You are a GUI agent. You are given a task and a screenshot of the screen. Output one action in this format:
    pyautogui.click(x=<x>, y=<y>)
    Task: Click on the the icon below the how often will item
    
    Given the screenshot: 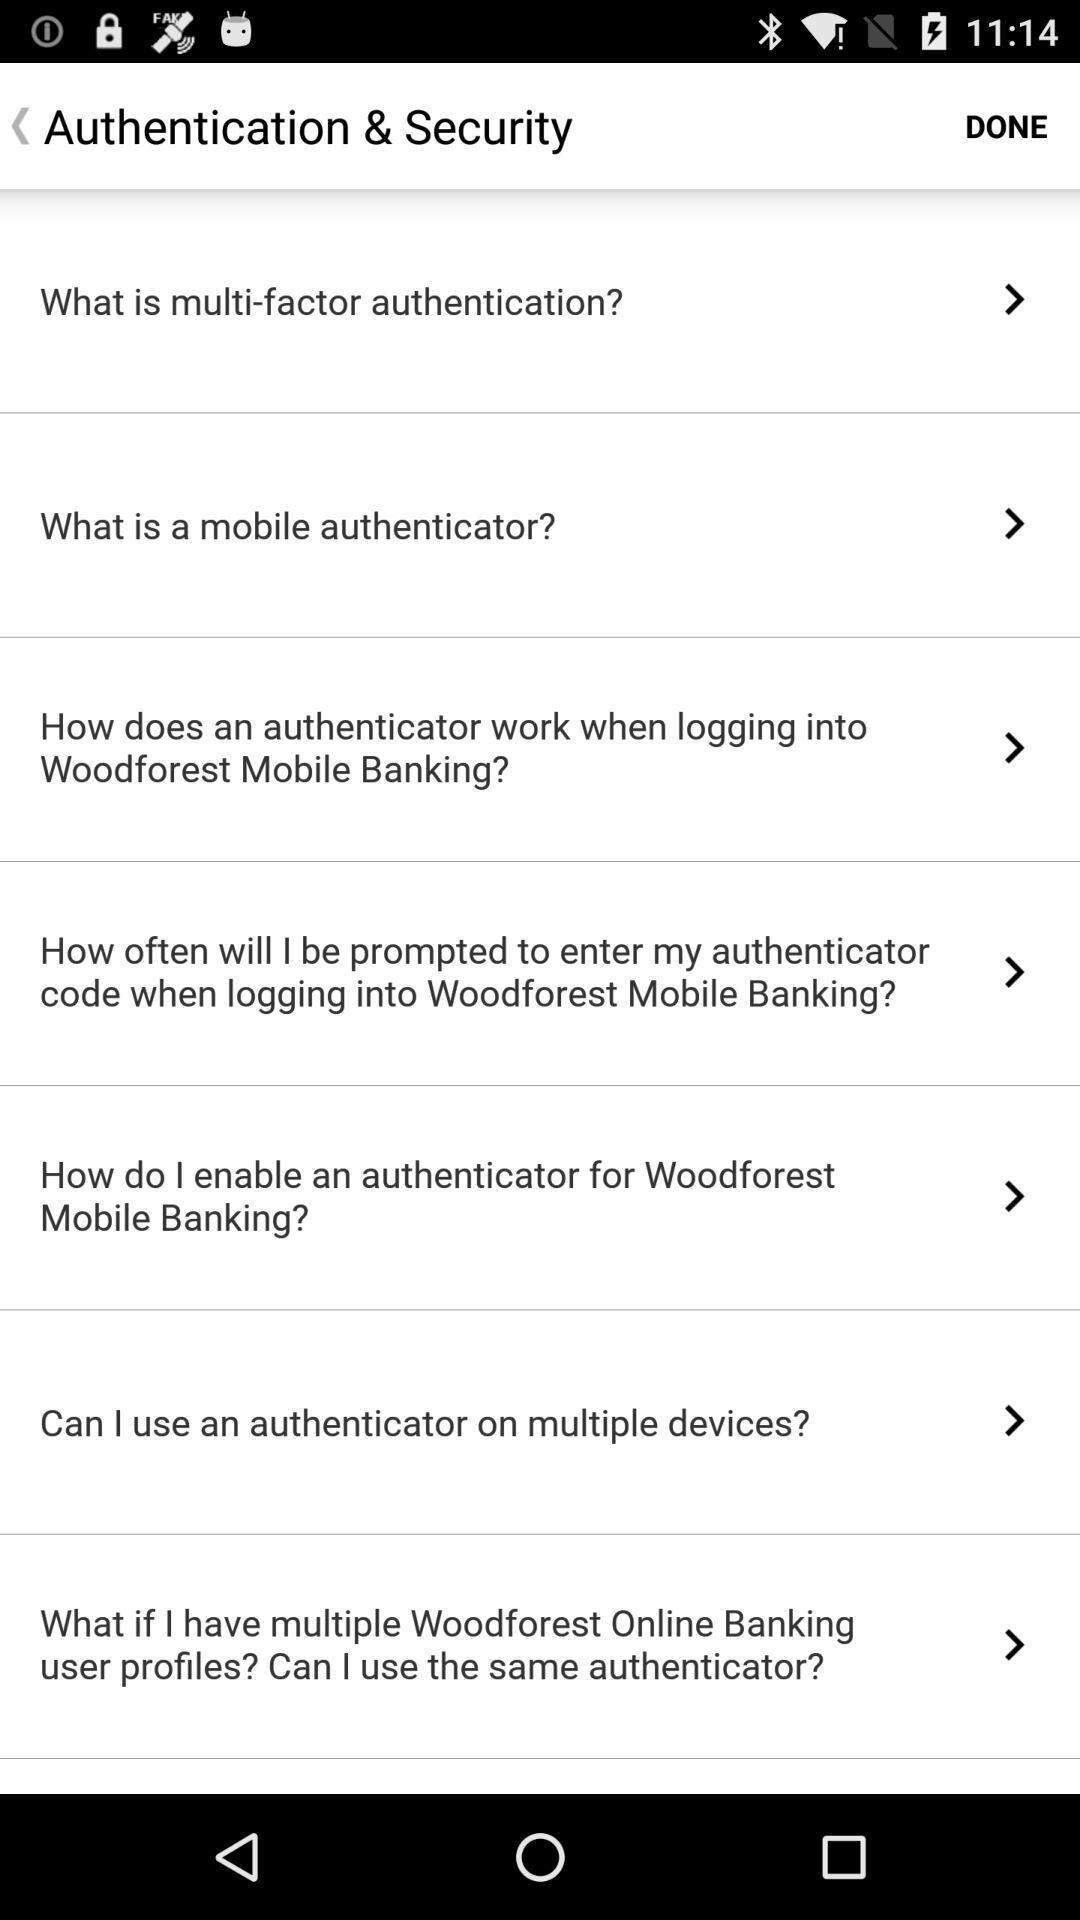 What is the action you would take?
    pyautogui.click(x=540, y=1084)
    